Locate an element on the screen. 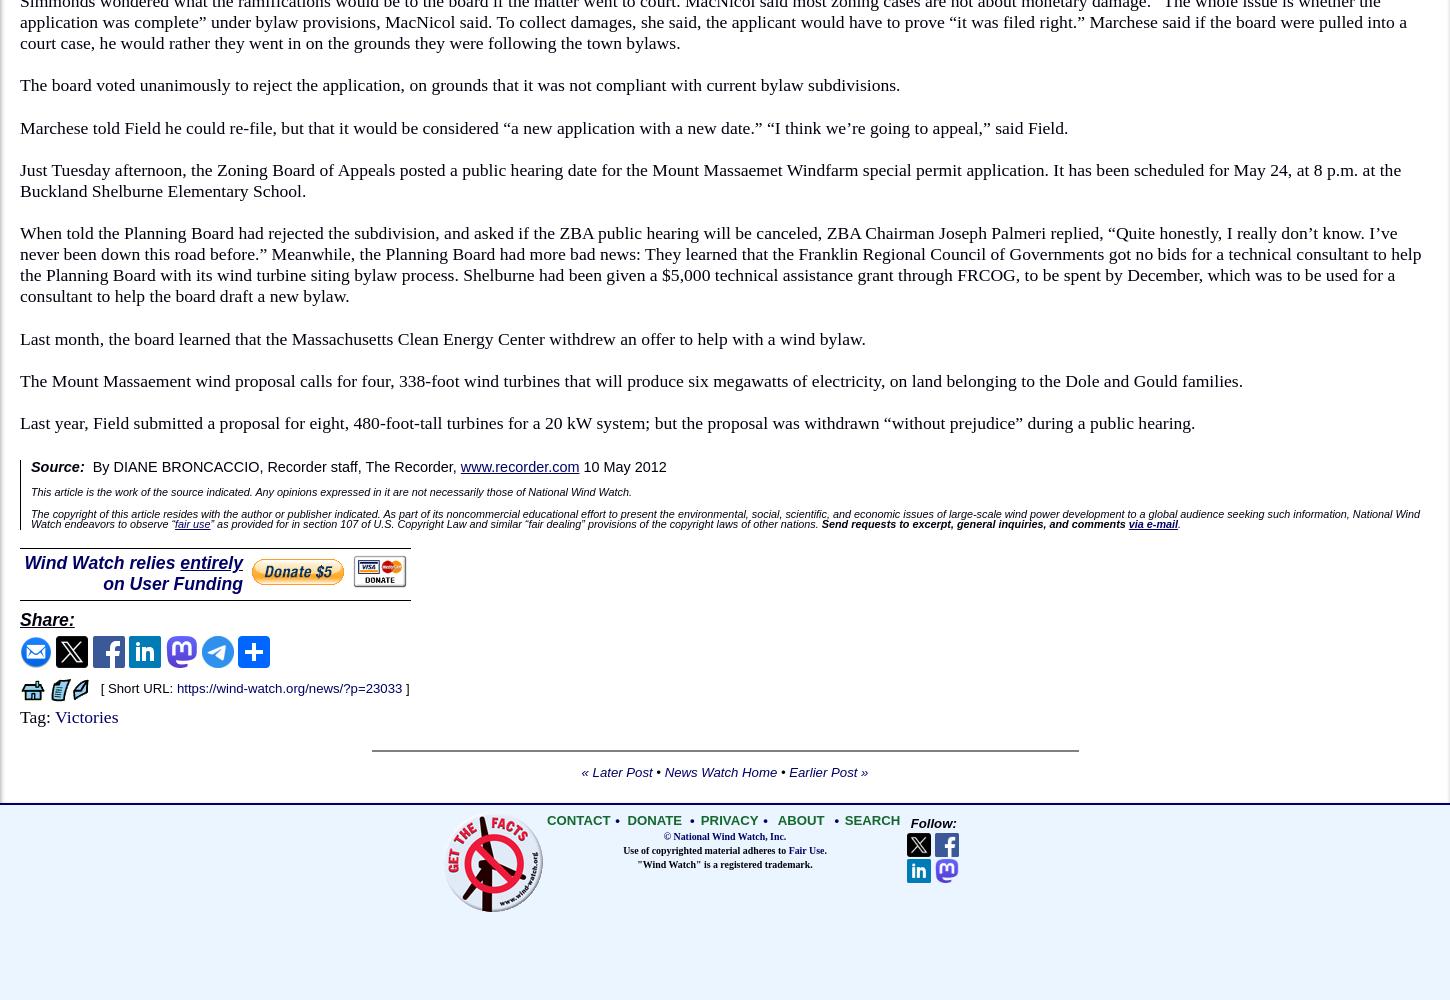 This screenshot has height=1000, width=1450. 'www.recorder.com' is located at coordinates (458, 465).